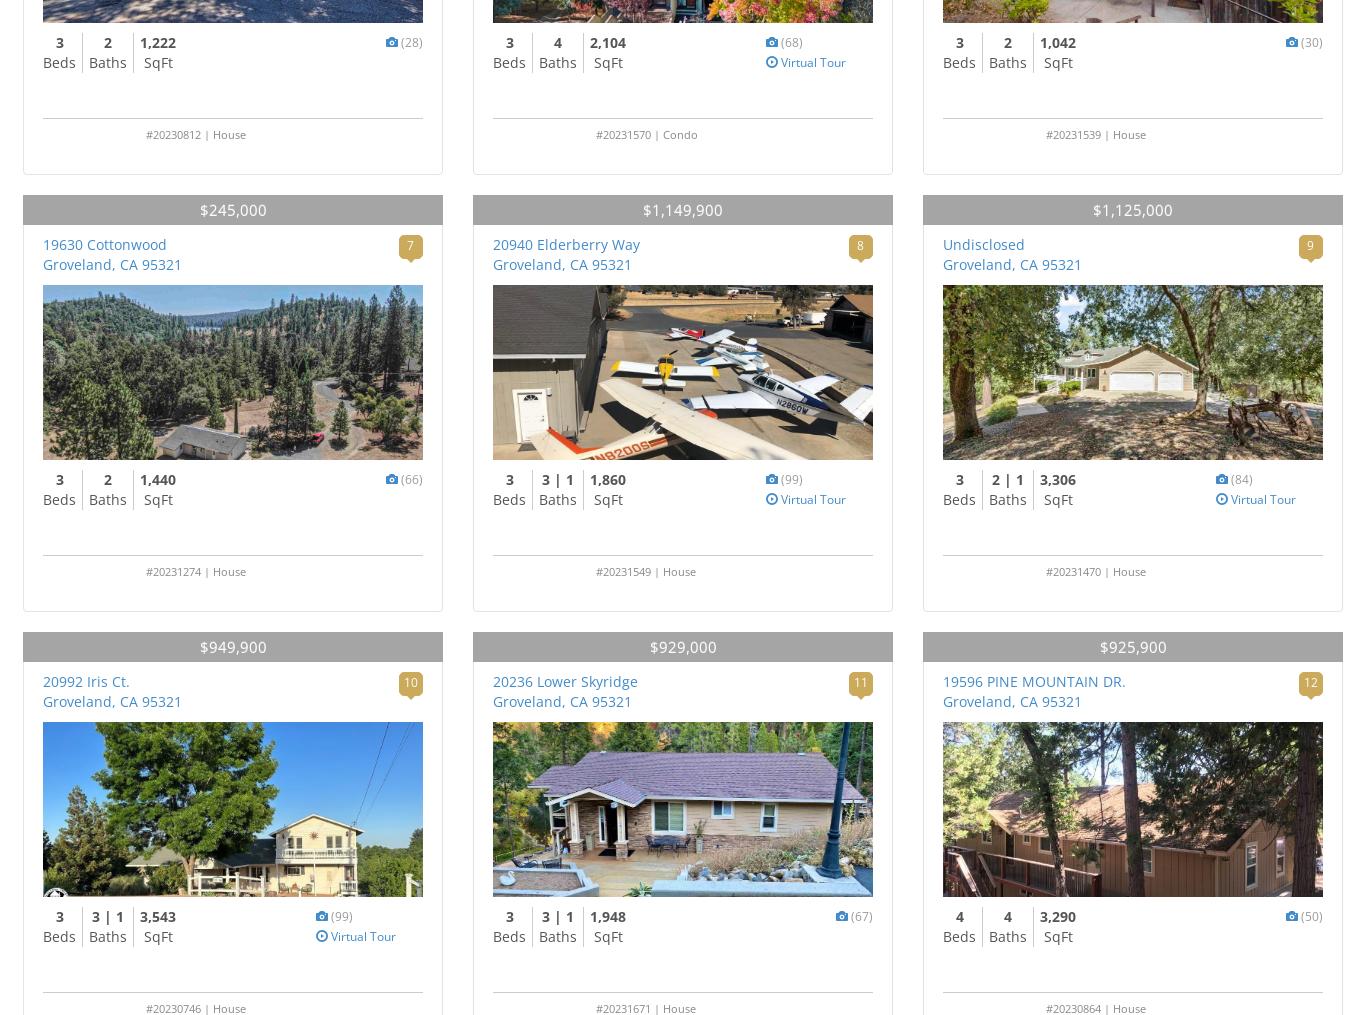  What do you see at coordinates (492, 244) in the screenshot?
I see `'20940 Elderberry Way'` at bounding box center [492, 244].